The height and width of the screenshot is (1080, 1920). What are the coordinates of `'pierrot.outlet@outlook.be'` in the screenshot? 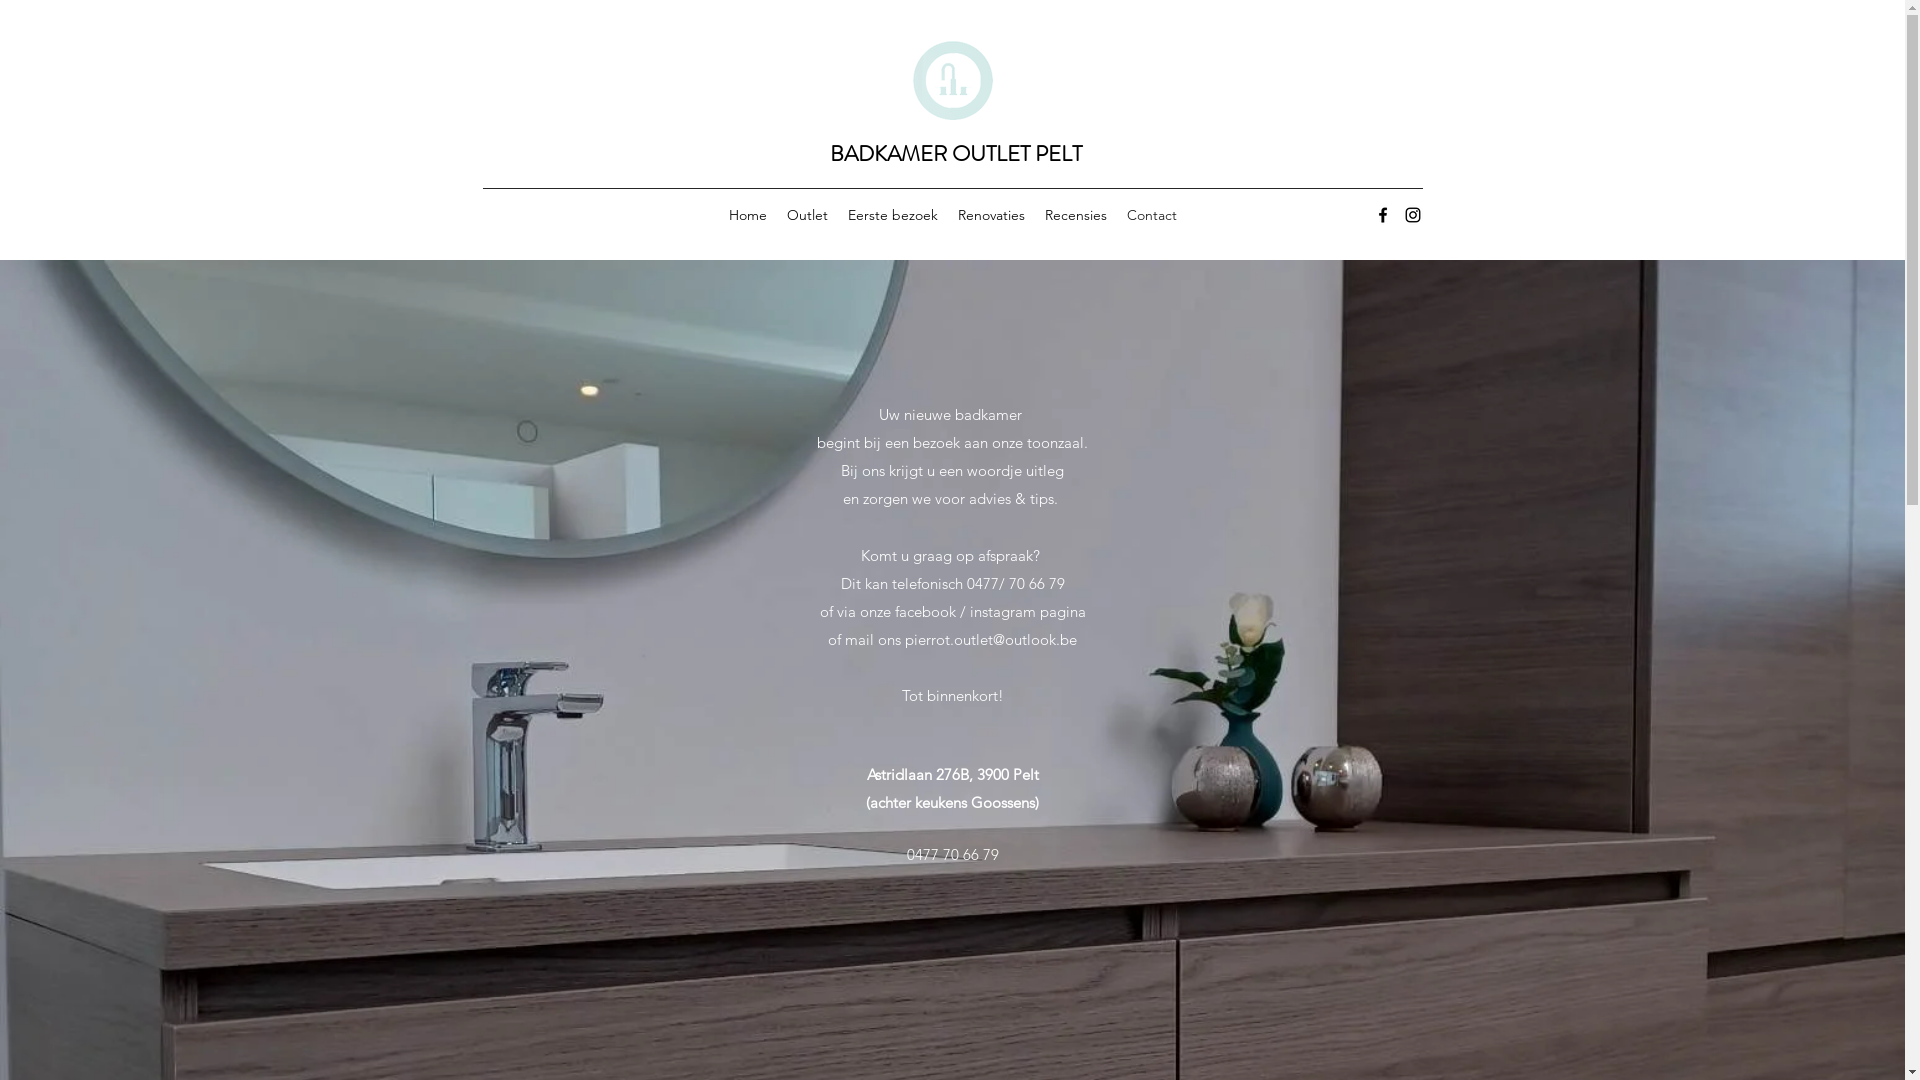 It's located at (990, 639).